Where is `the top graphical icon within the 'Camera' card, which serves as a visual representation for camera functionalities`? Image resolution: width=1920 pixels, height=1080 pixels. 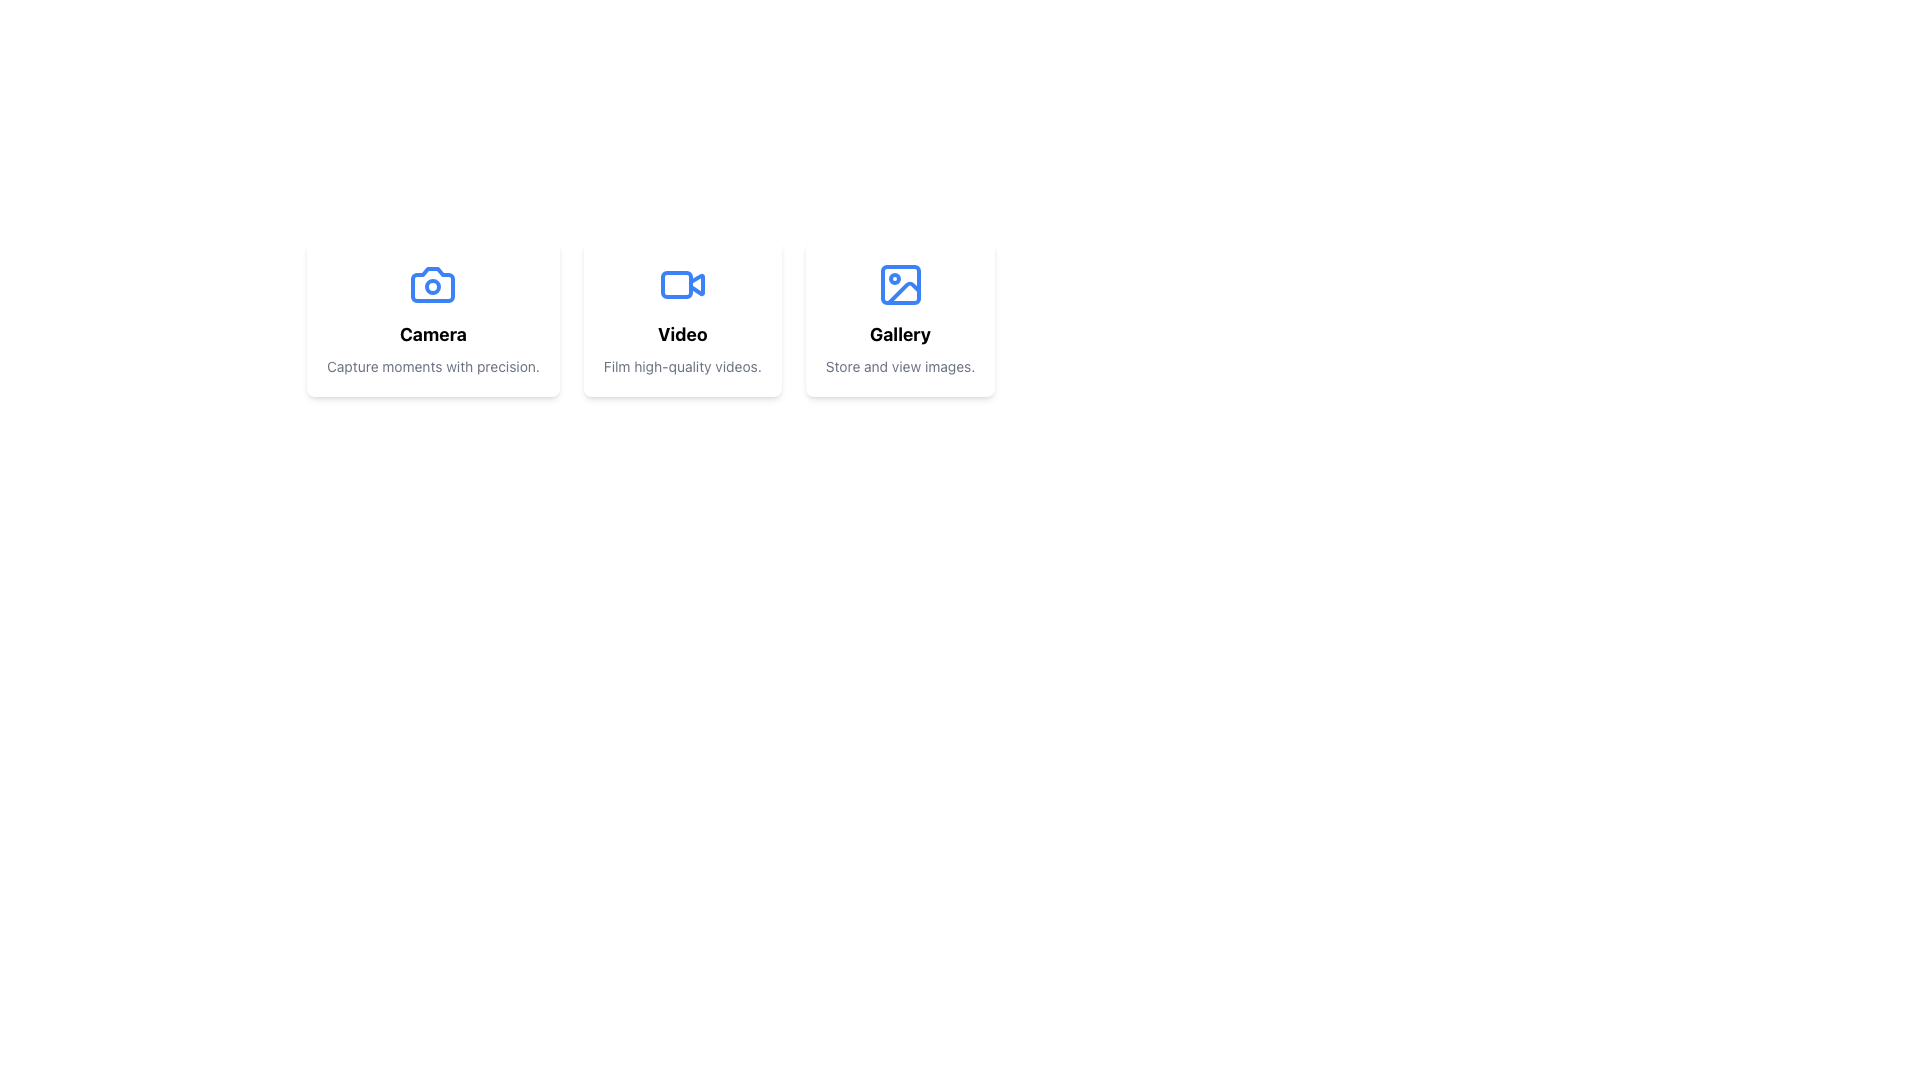 the top graphical icon within the 'Camera' card, which serves as a visual representation for camera functionalities is located at coordinates (432, 285).